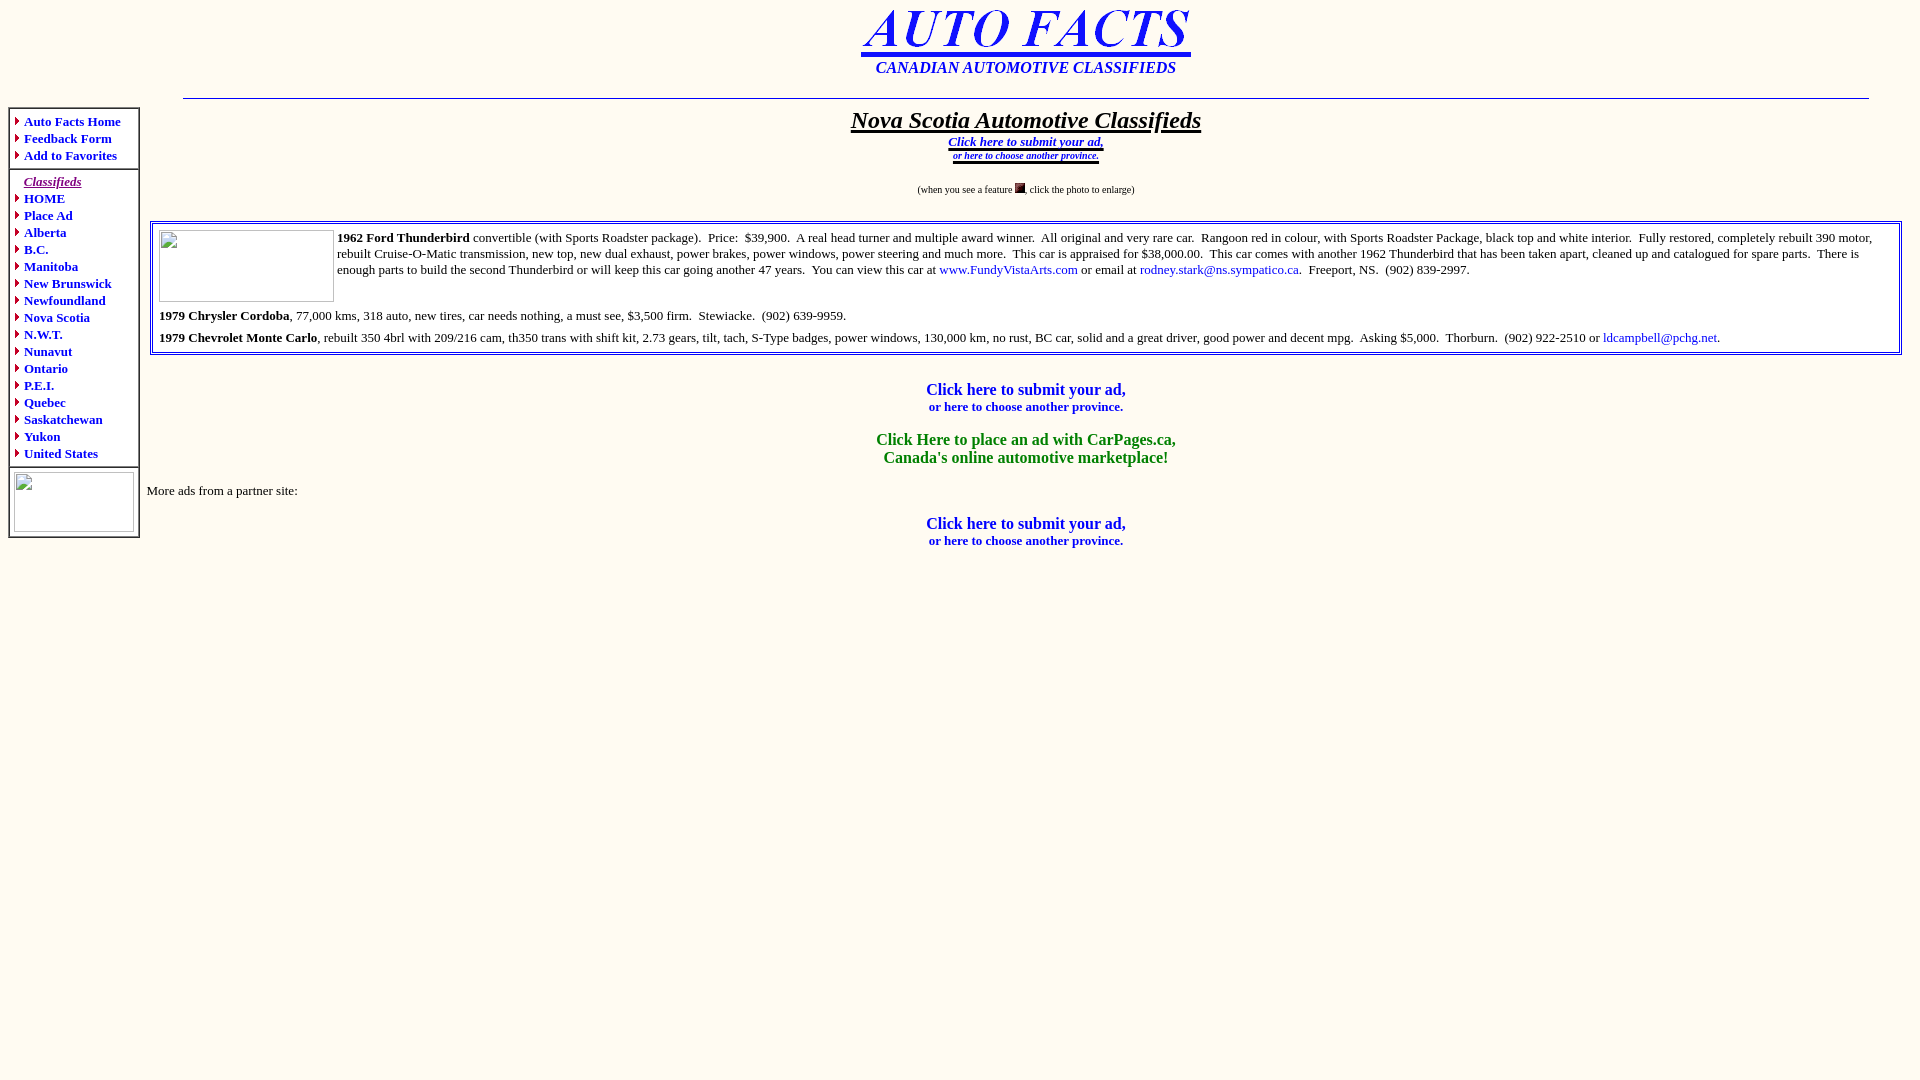 The height and width of the screenshot is (1080, 1920). What do you see at coordinates (62, 137) in the screenshot?
I see `'Feedback Form'` at bounding box center [62, 137].